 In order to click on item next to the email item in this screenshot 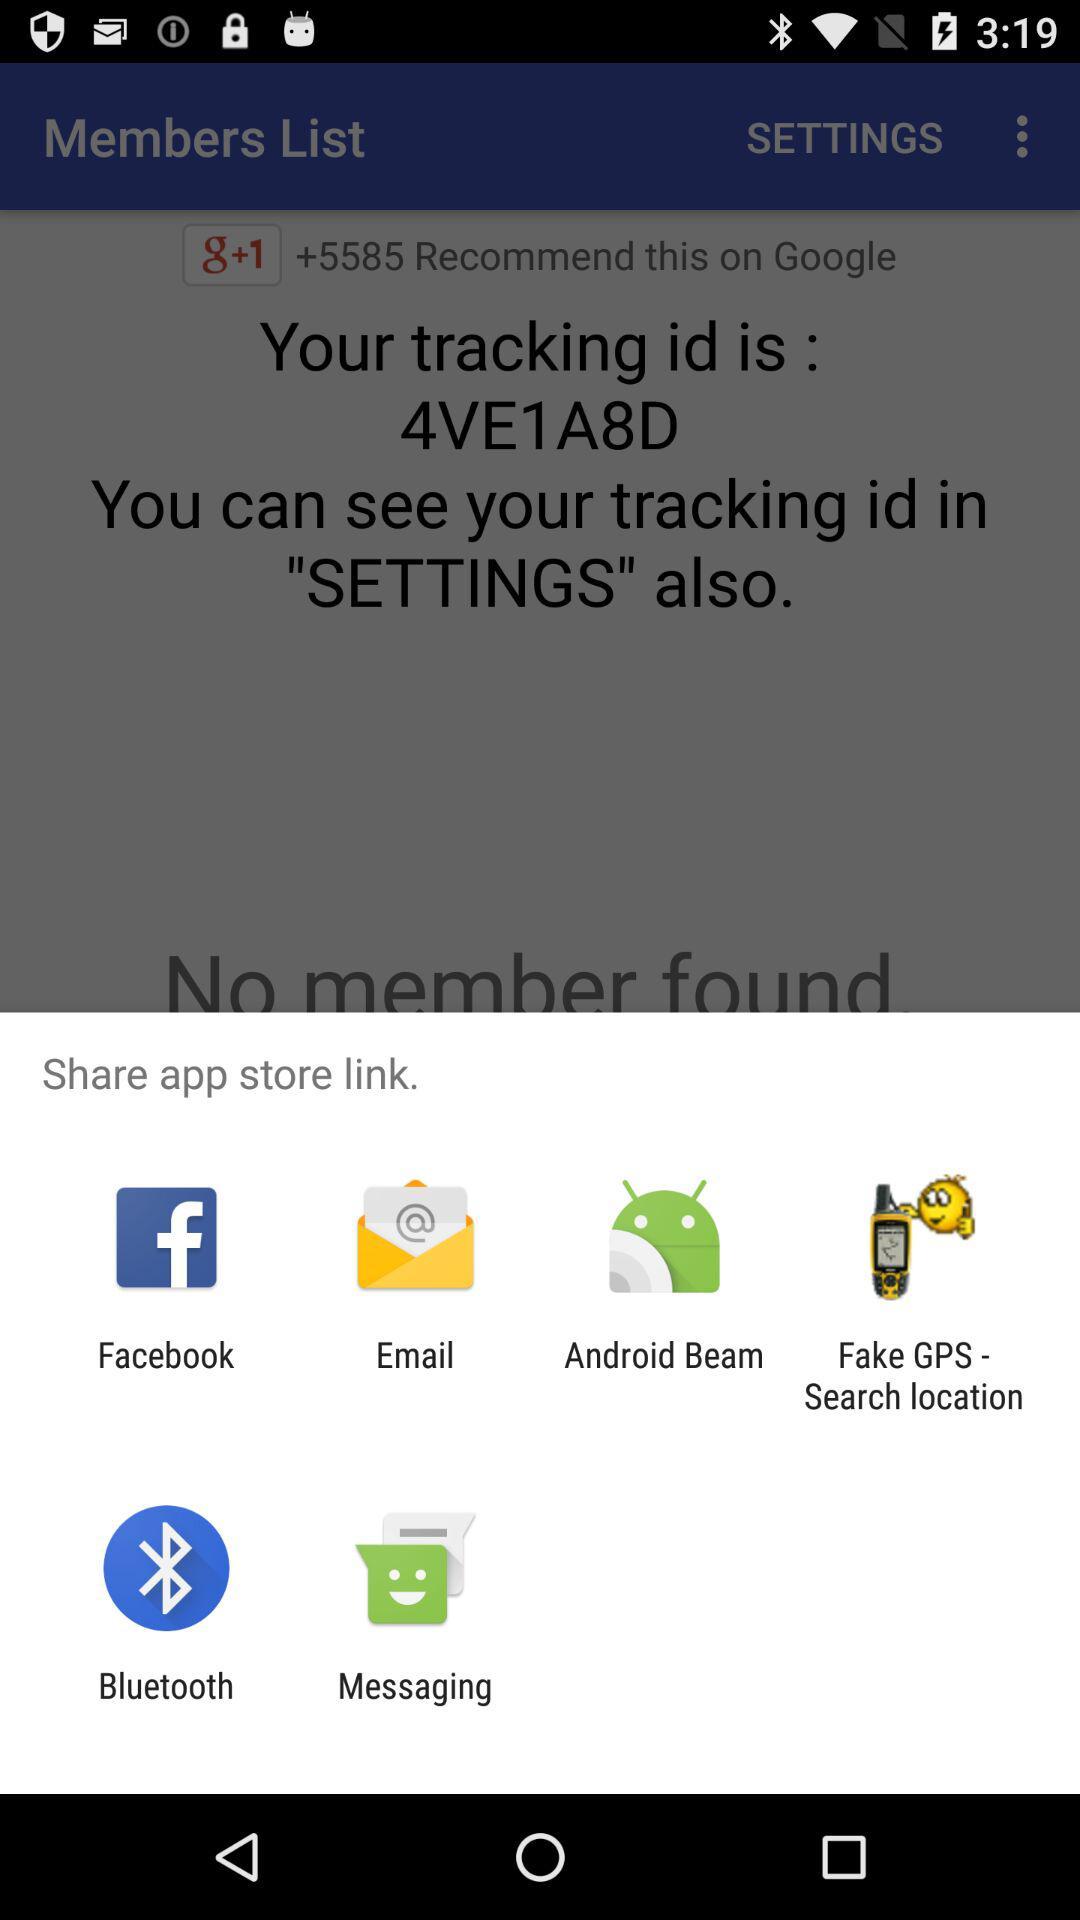, I will do `click(165, 1374)`.